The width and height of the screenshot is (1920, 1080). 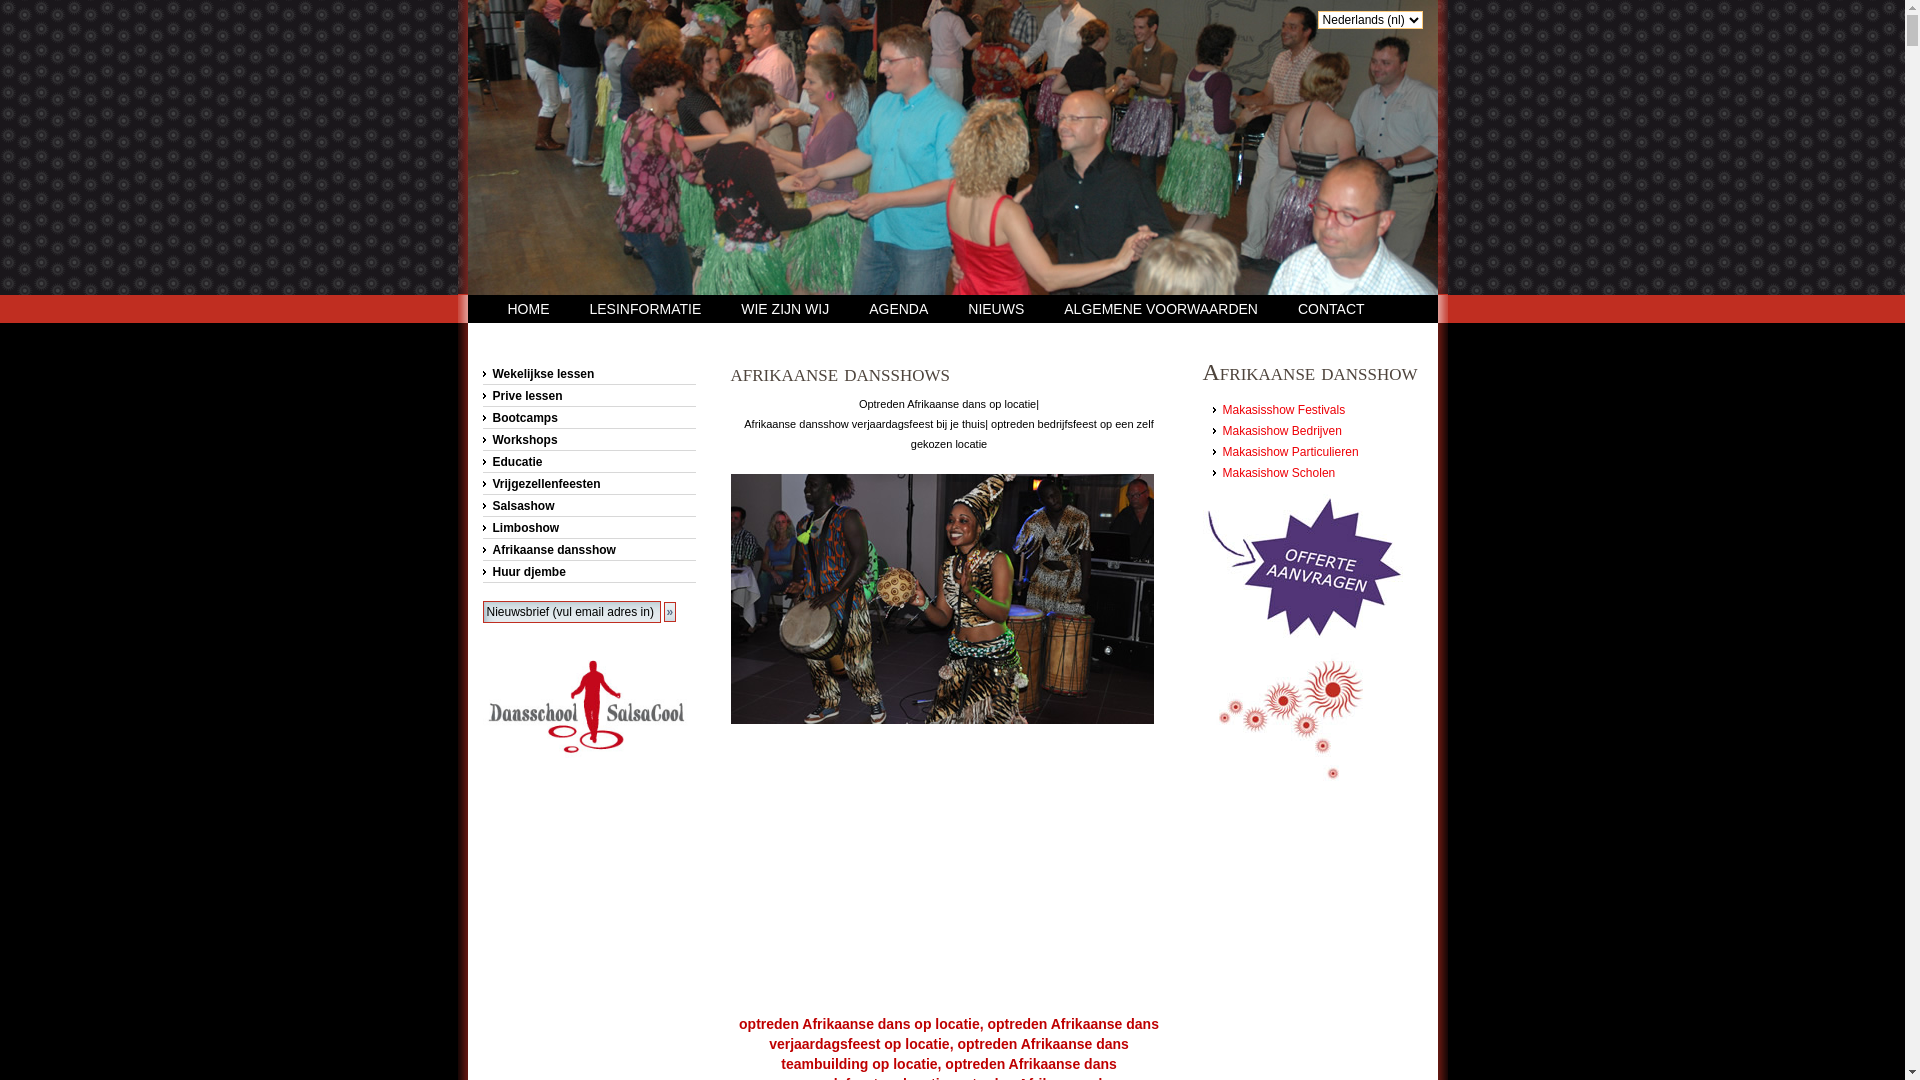 What do you see at coordinates (996, 308) in the screenshot?
I see `'NIEUWS'` at bounding box center [996, 308].